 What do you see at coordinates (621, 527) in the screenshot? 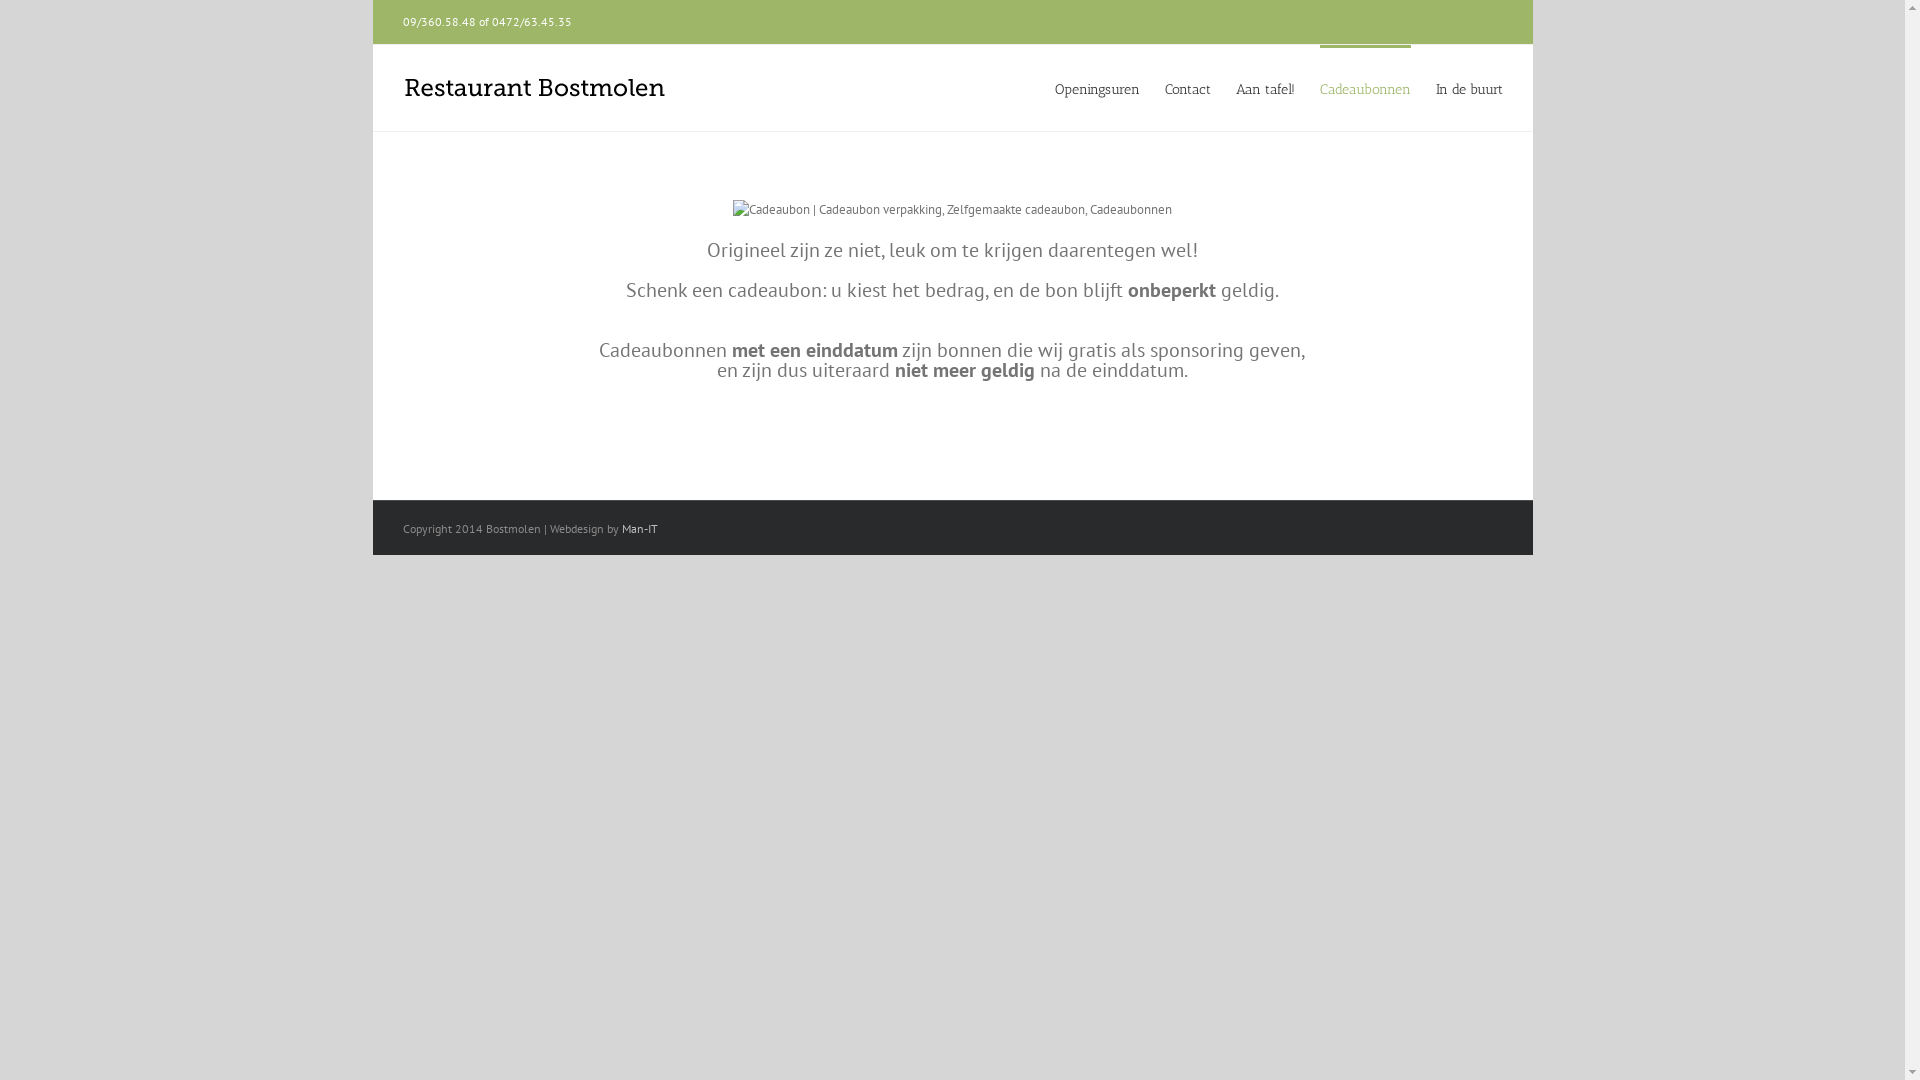
I see `'Man-IT'` at bounding box center [621, 527].